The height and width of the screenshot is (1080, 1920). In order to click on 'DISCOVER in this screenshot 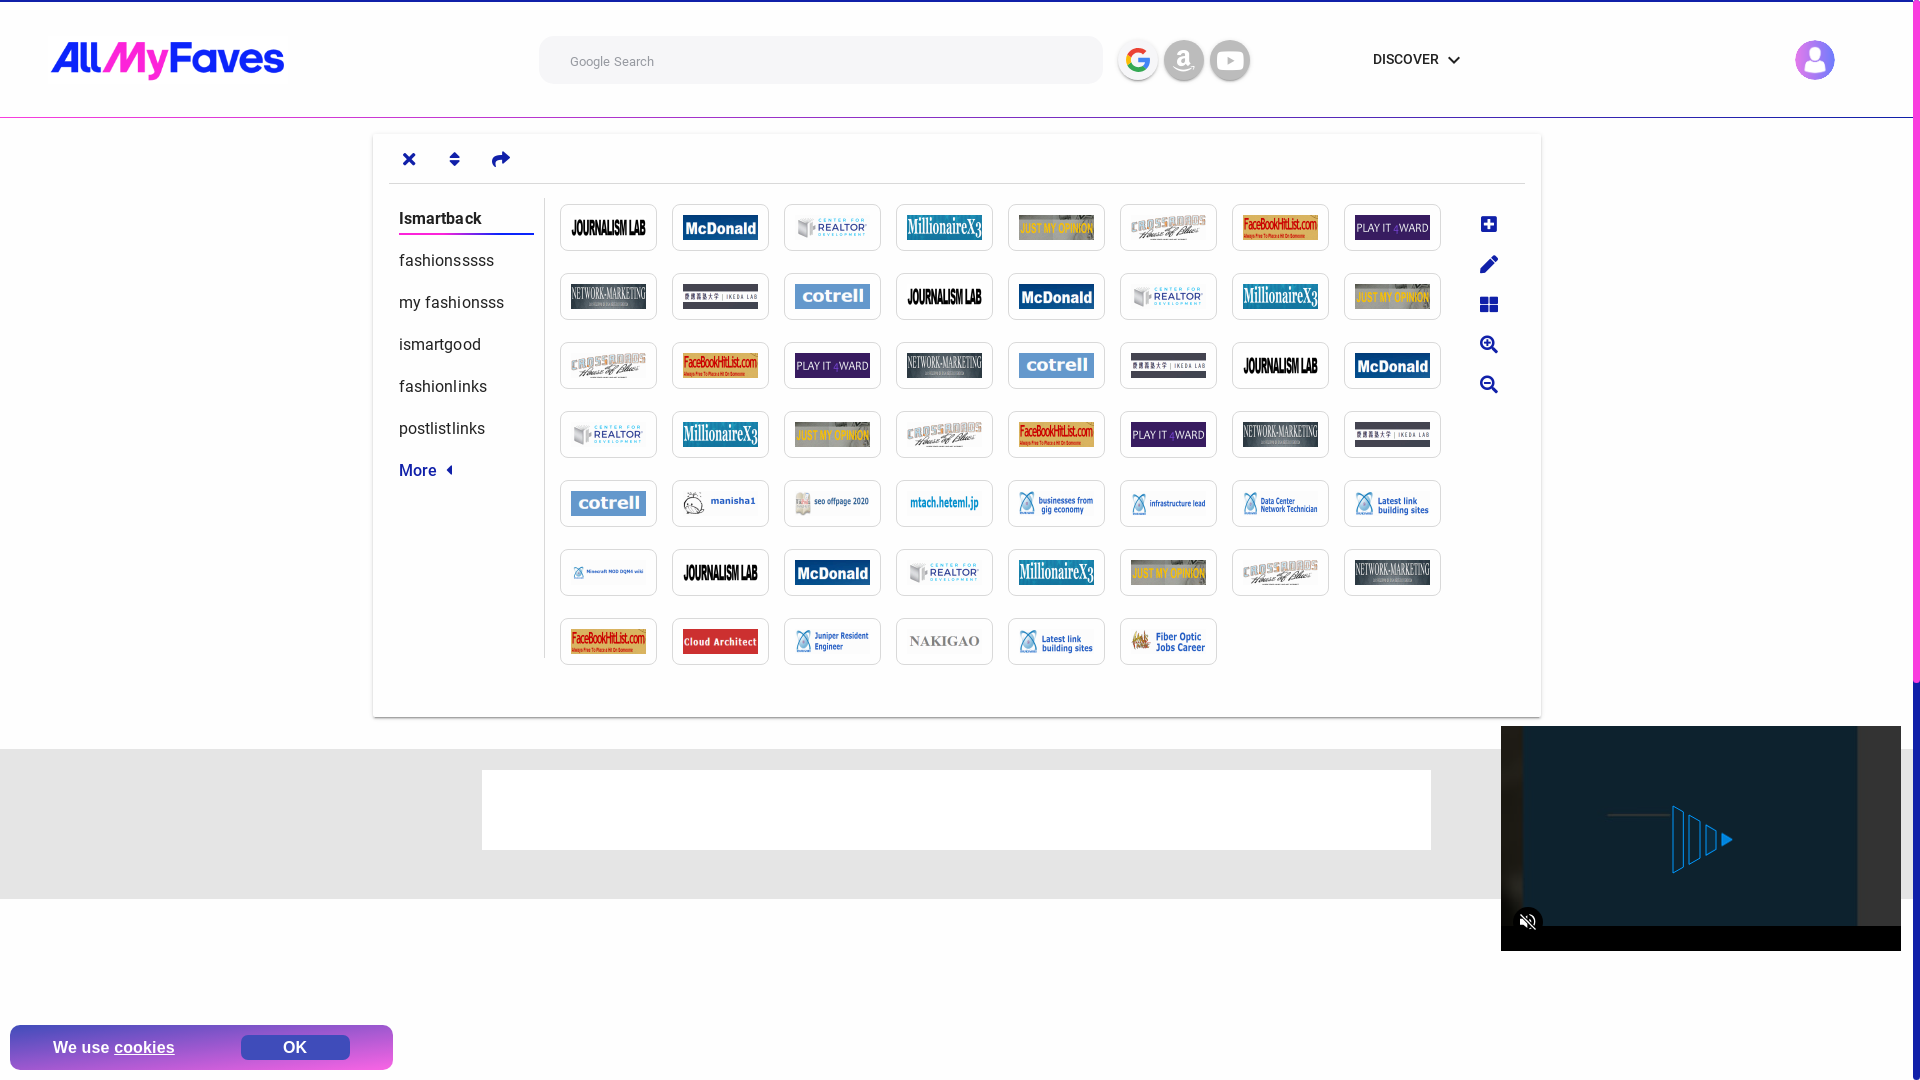, I will do `click(1418, 59)`.